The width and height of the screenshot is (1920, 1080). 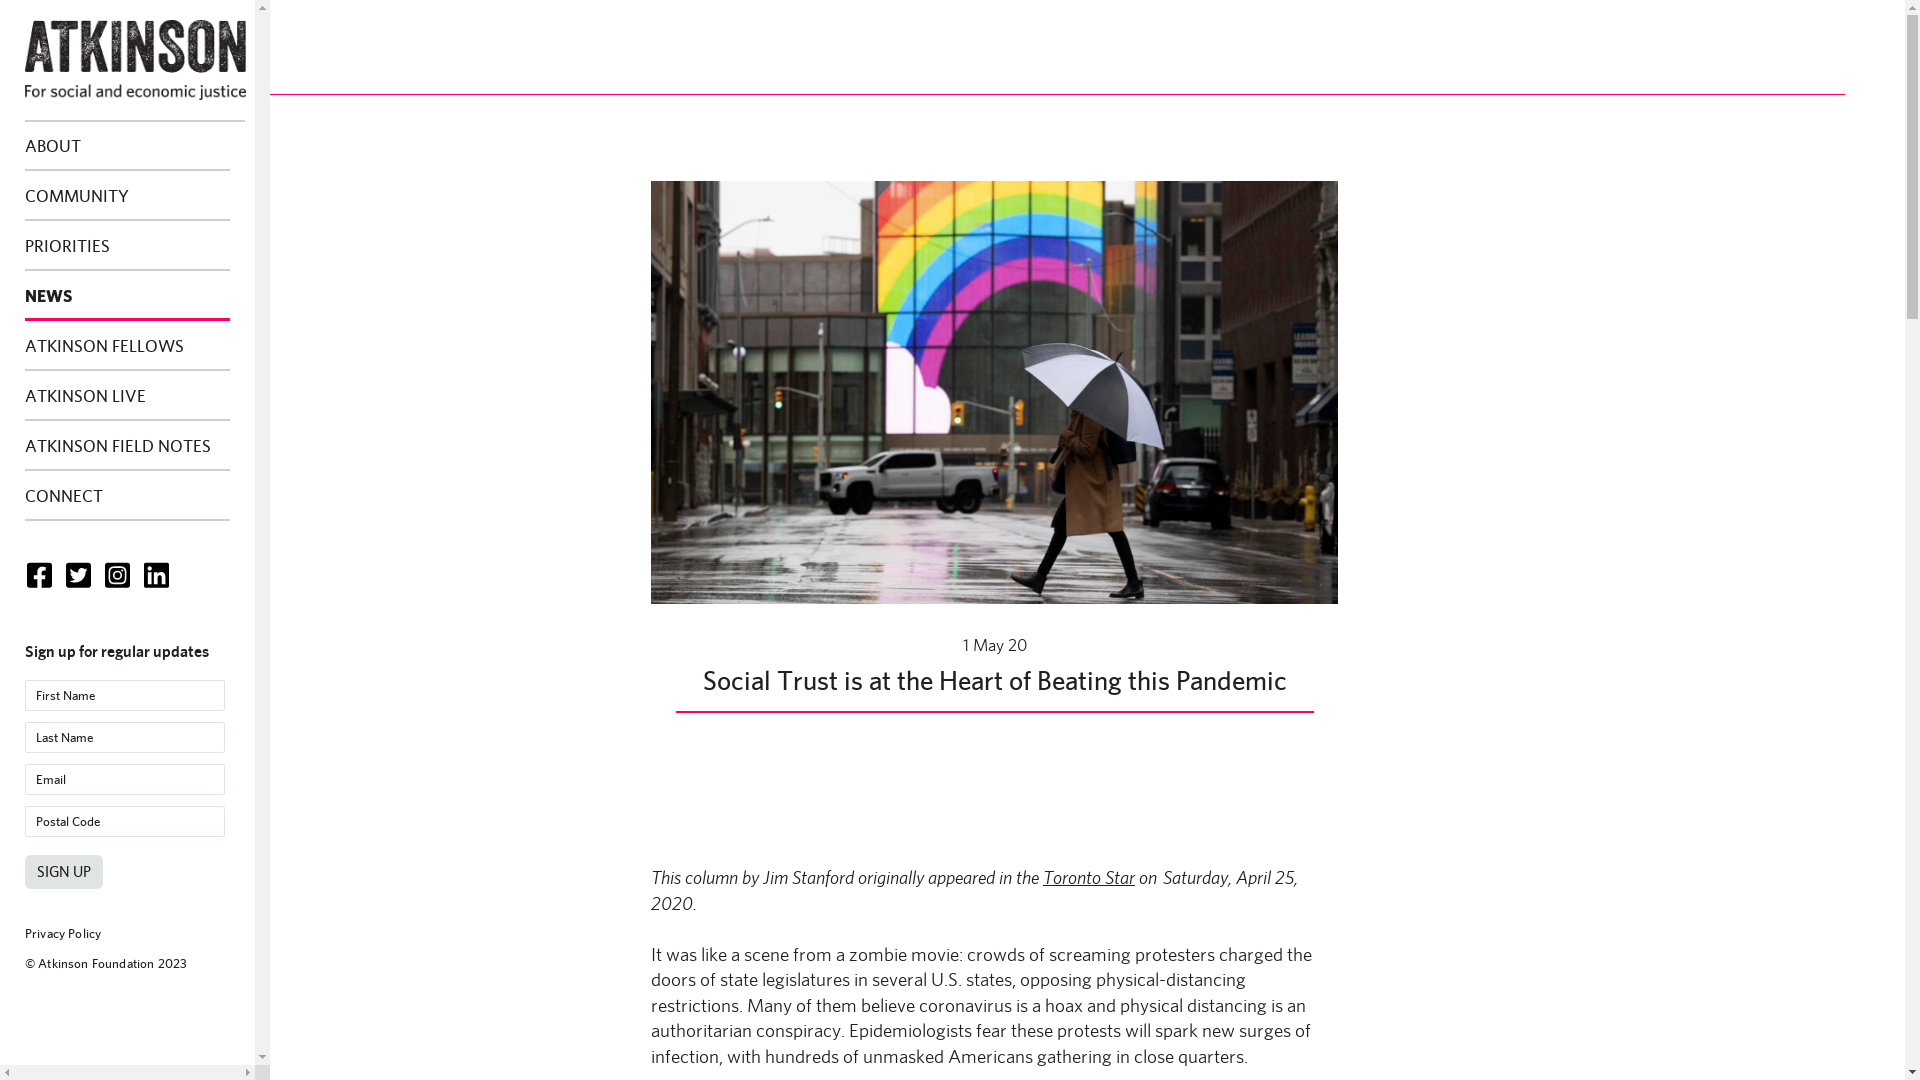 What do you see at coordinates (126, 245) in the screenshot?
I see `'PRIORITIES'` at bounding box center [126, 245].